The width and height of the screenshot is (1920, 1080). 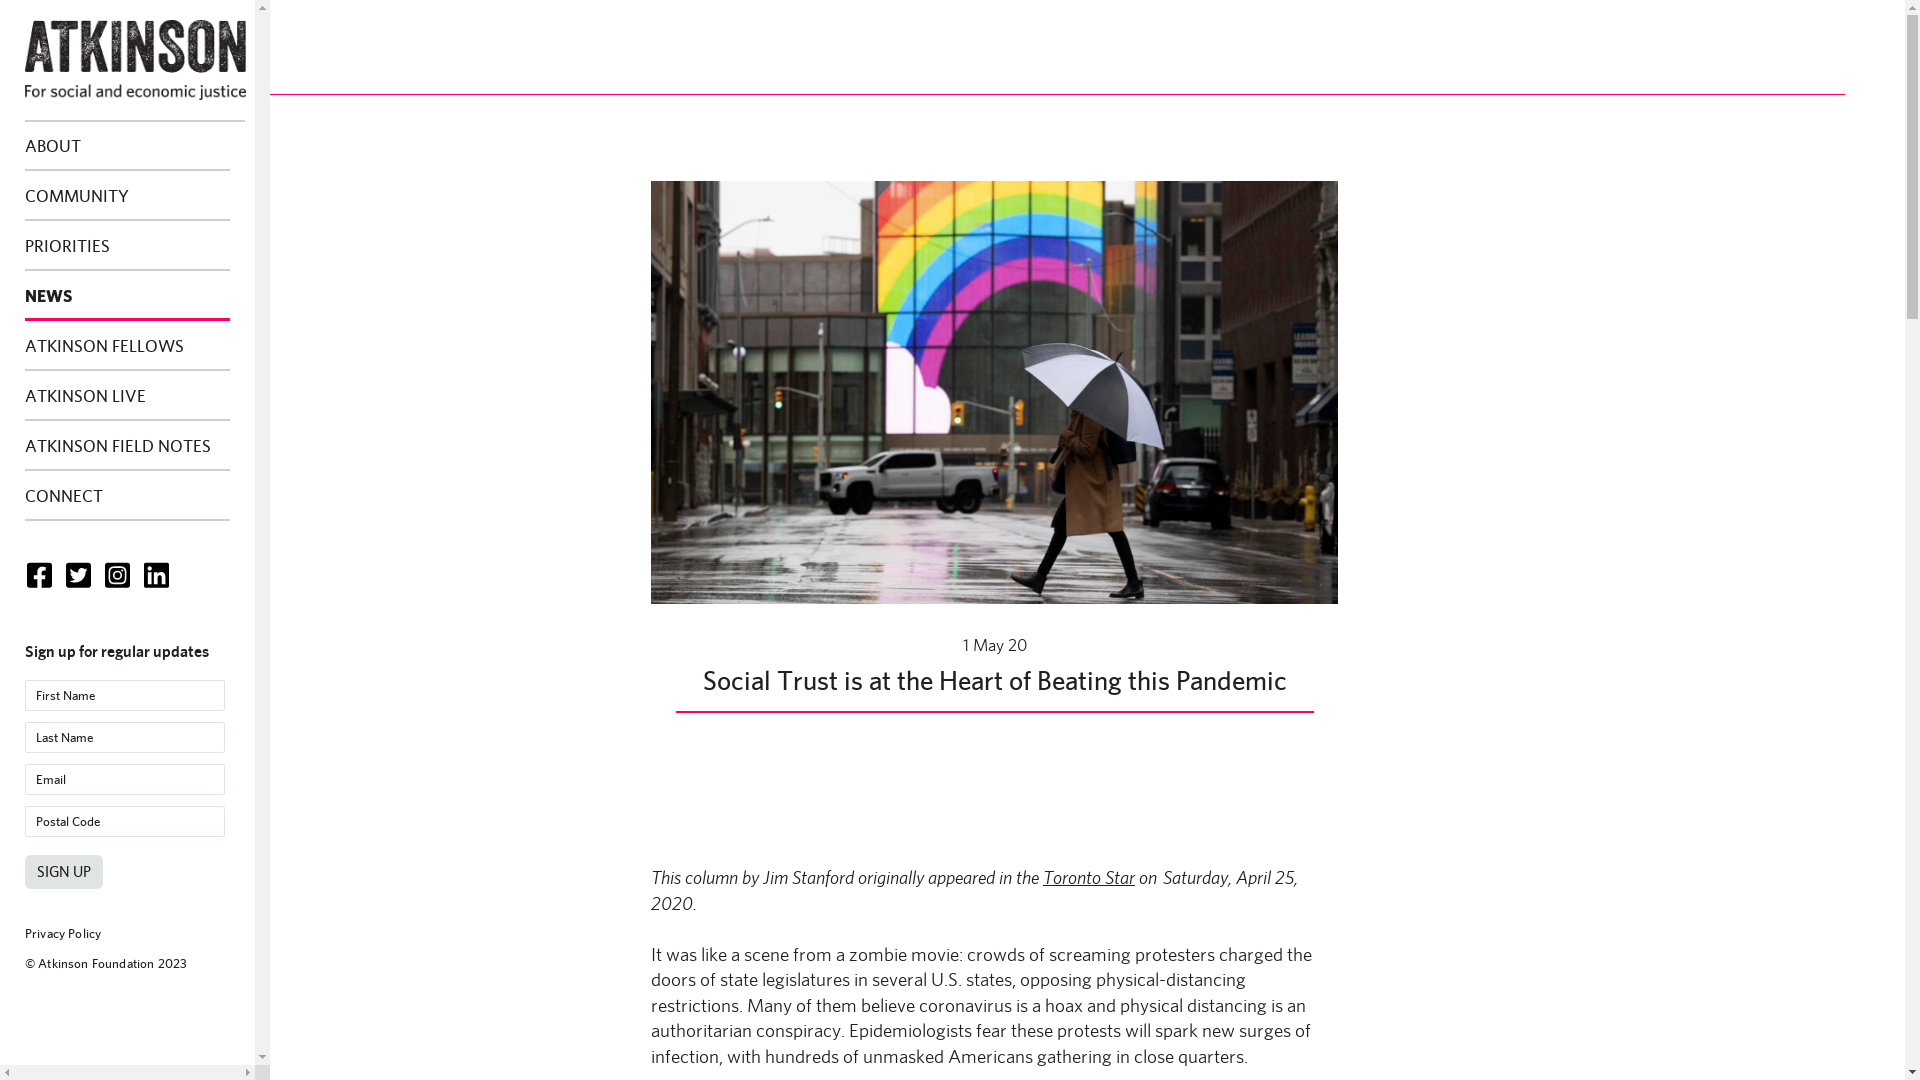 What do you see at coordinates (126, 245) in the screenshot?
I see `'PRIORITIES'` at bounding box center [126, 245].